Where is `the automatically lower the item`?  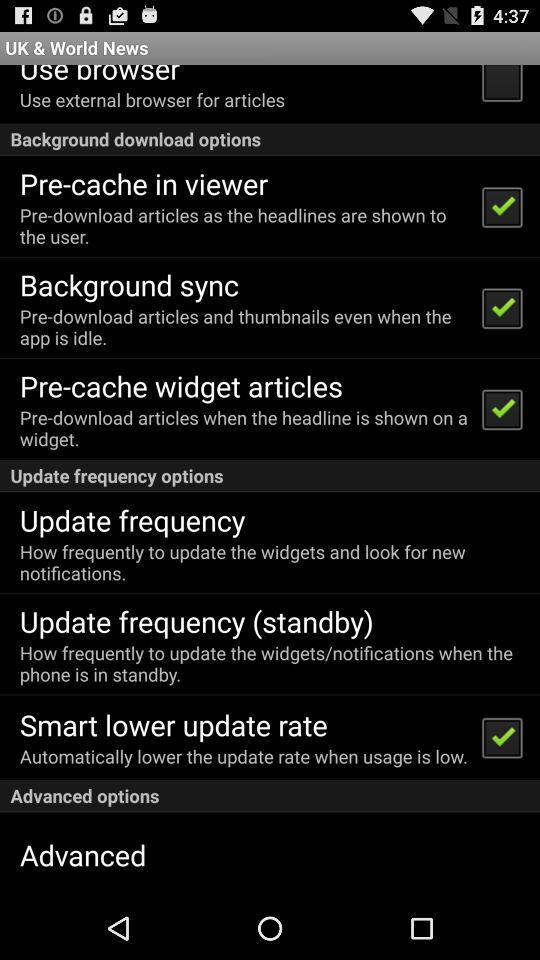 the automatically lower the item is located at coordinates (243, 755).